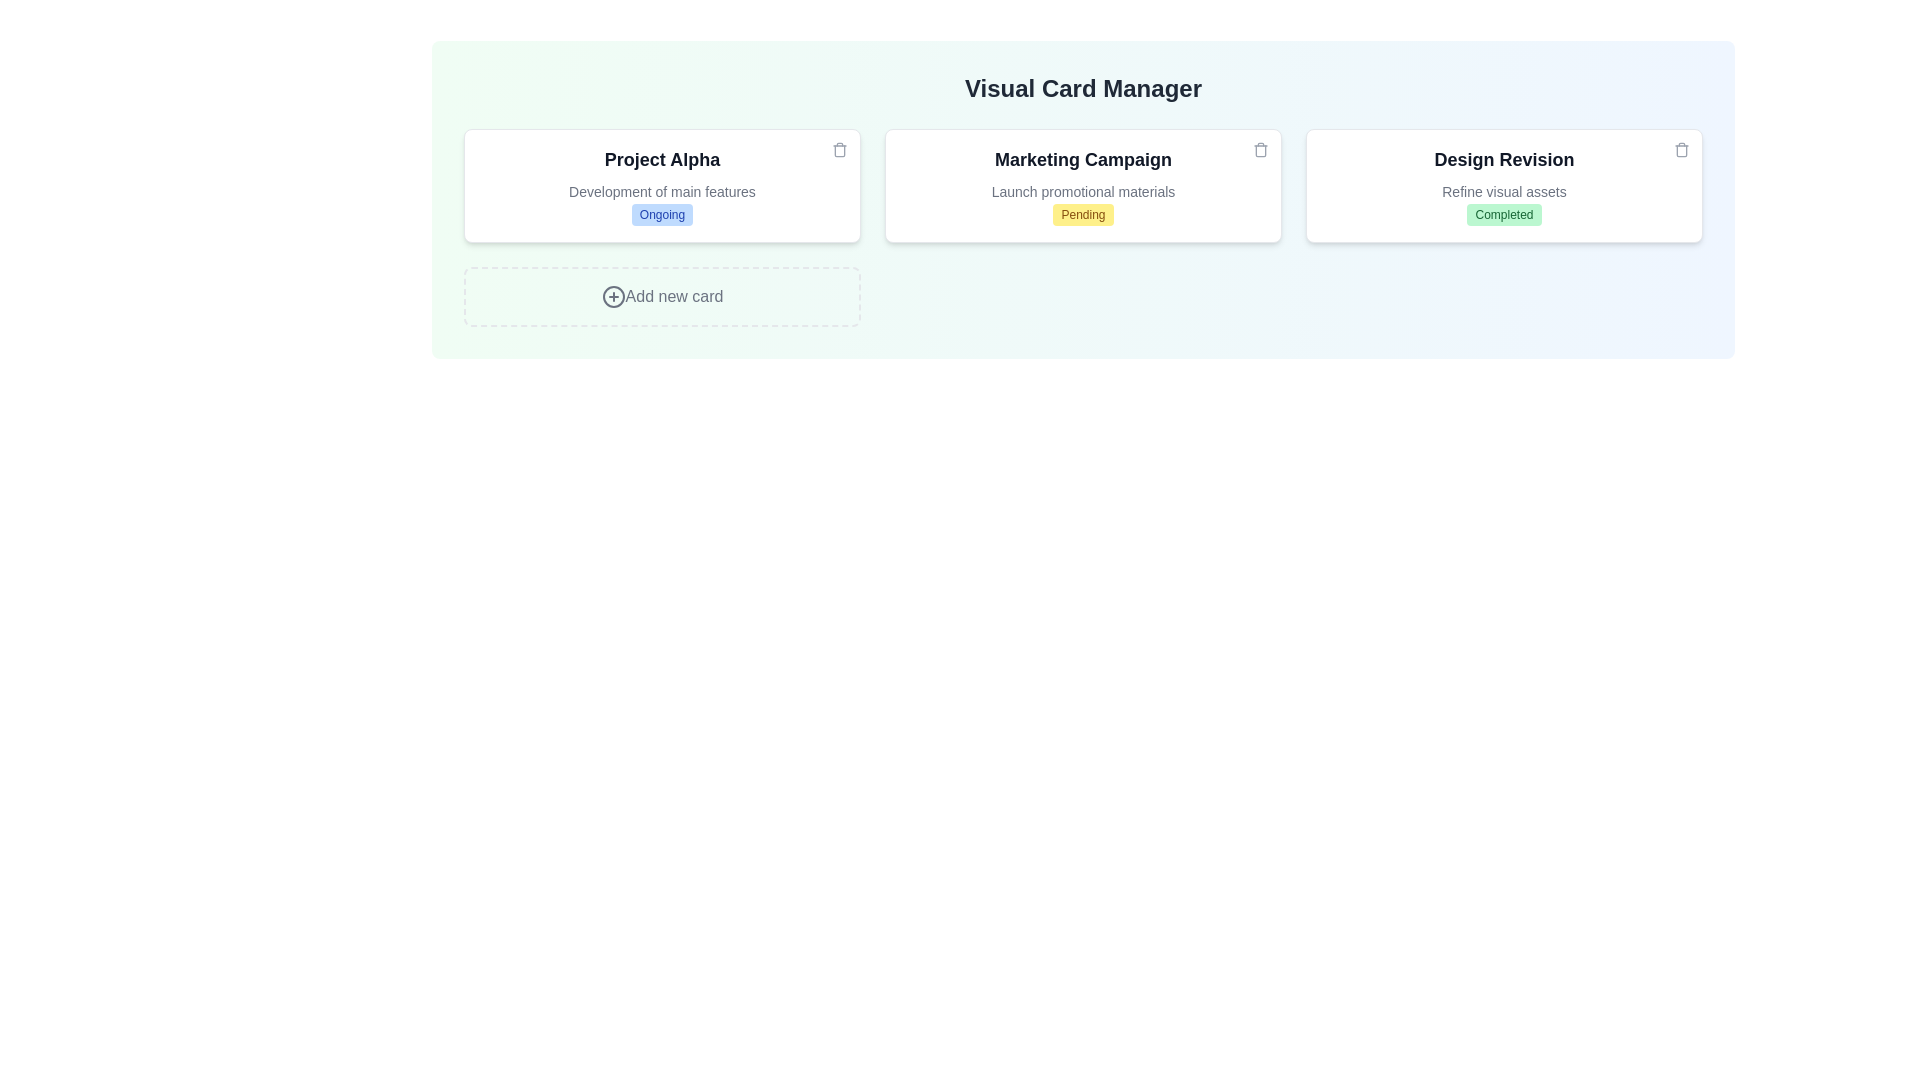 The height and width of the screenshot is (1080, 1920). What do you see at coordinates (1082, 215) in the screenshot?
I see `the status badge with the text Pending` at bounding box center [1082, 215].